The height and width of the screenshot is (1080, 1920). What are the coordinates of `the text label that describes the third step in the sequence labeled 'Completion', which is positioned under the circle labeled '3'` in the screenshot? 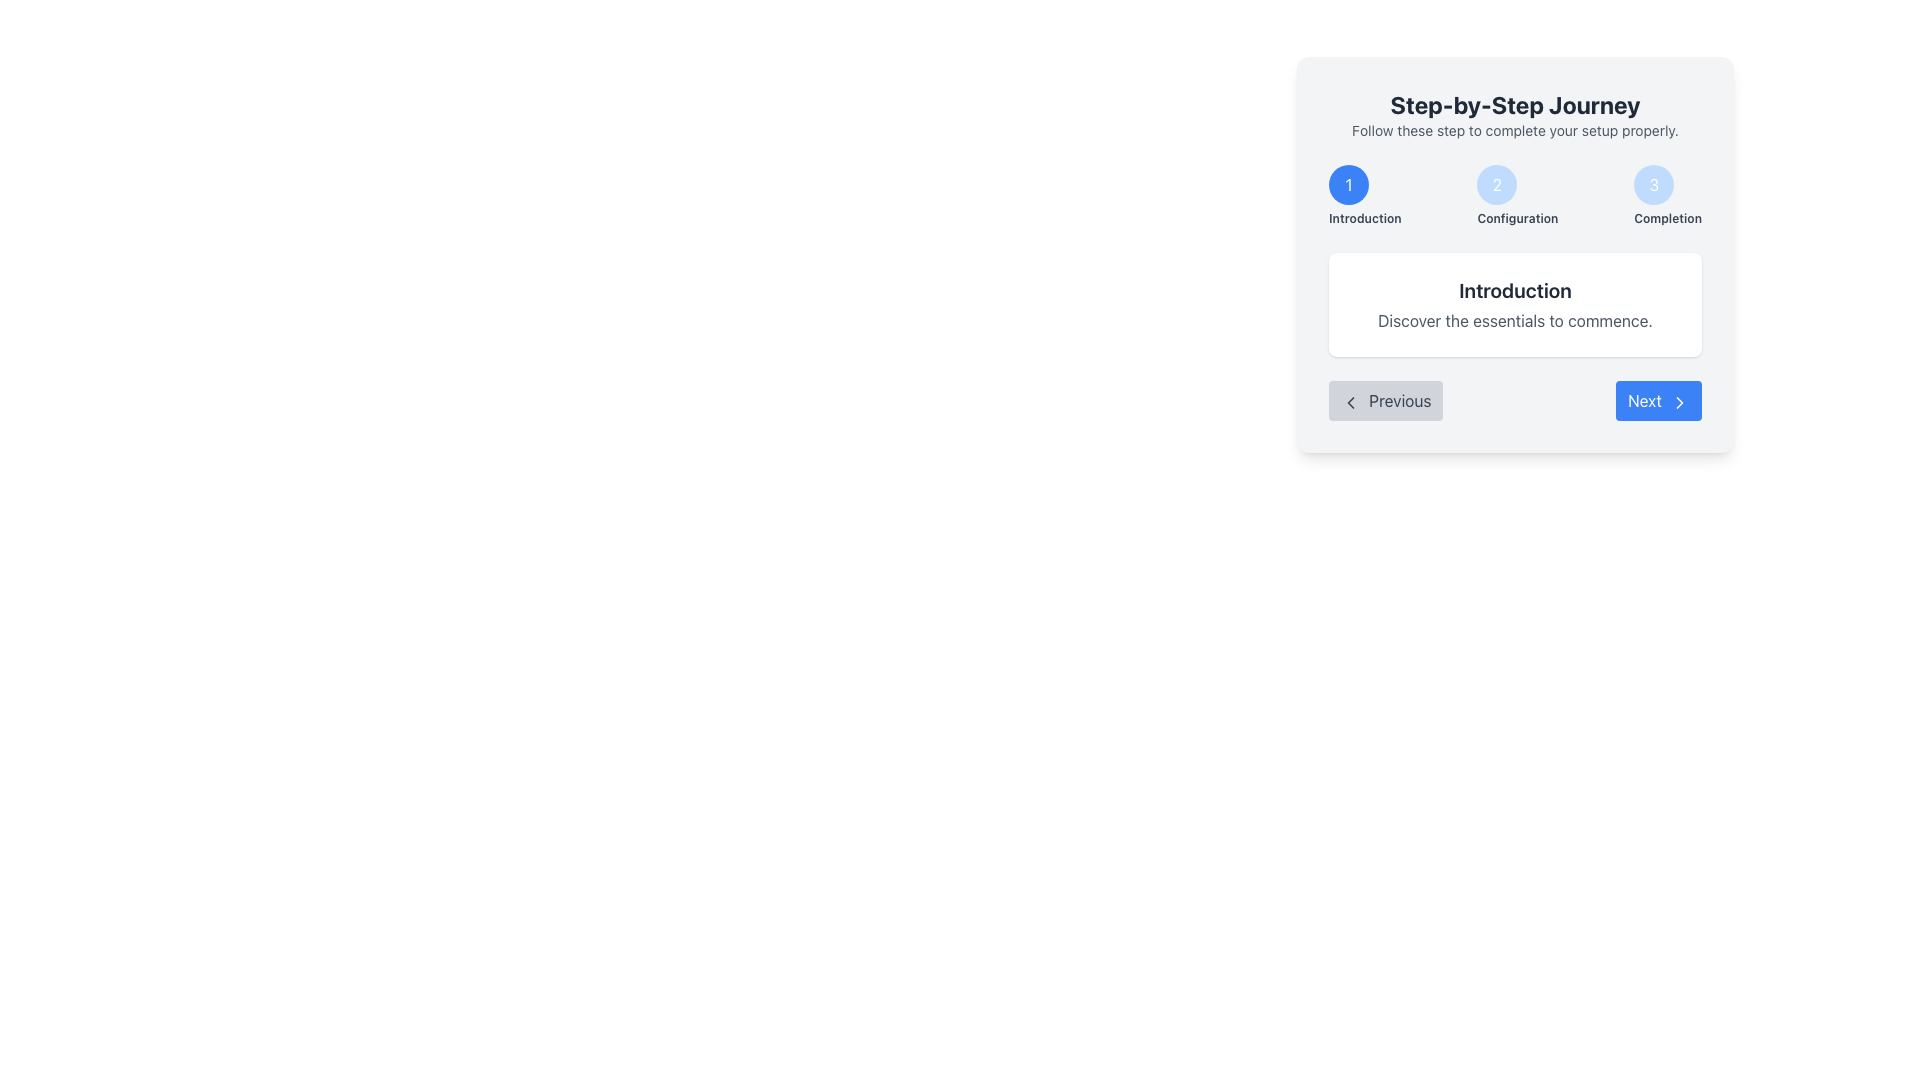 It's located at (1668, 218).